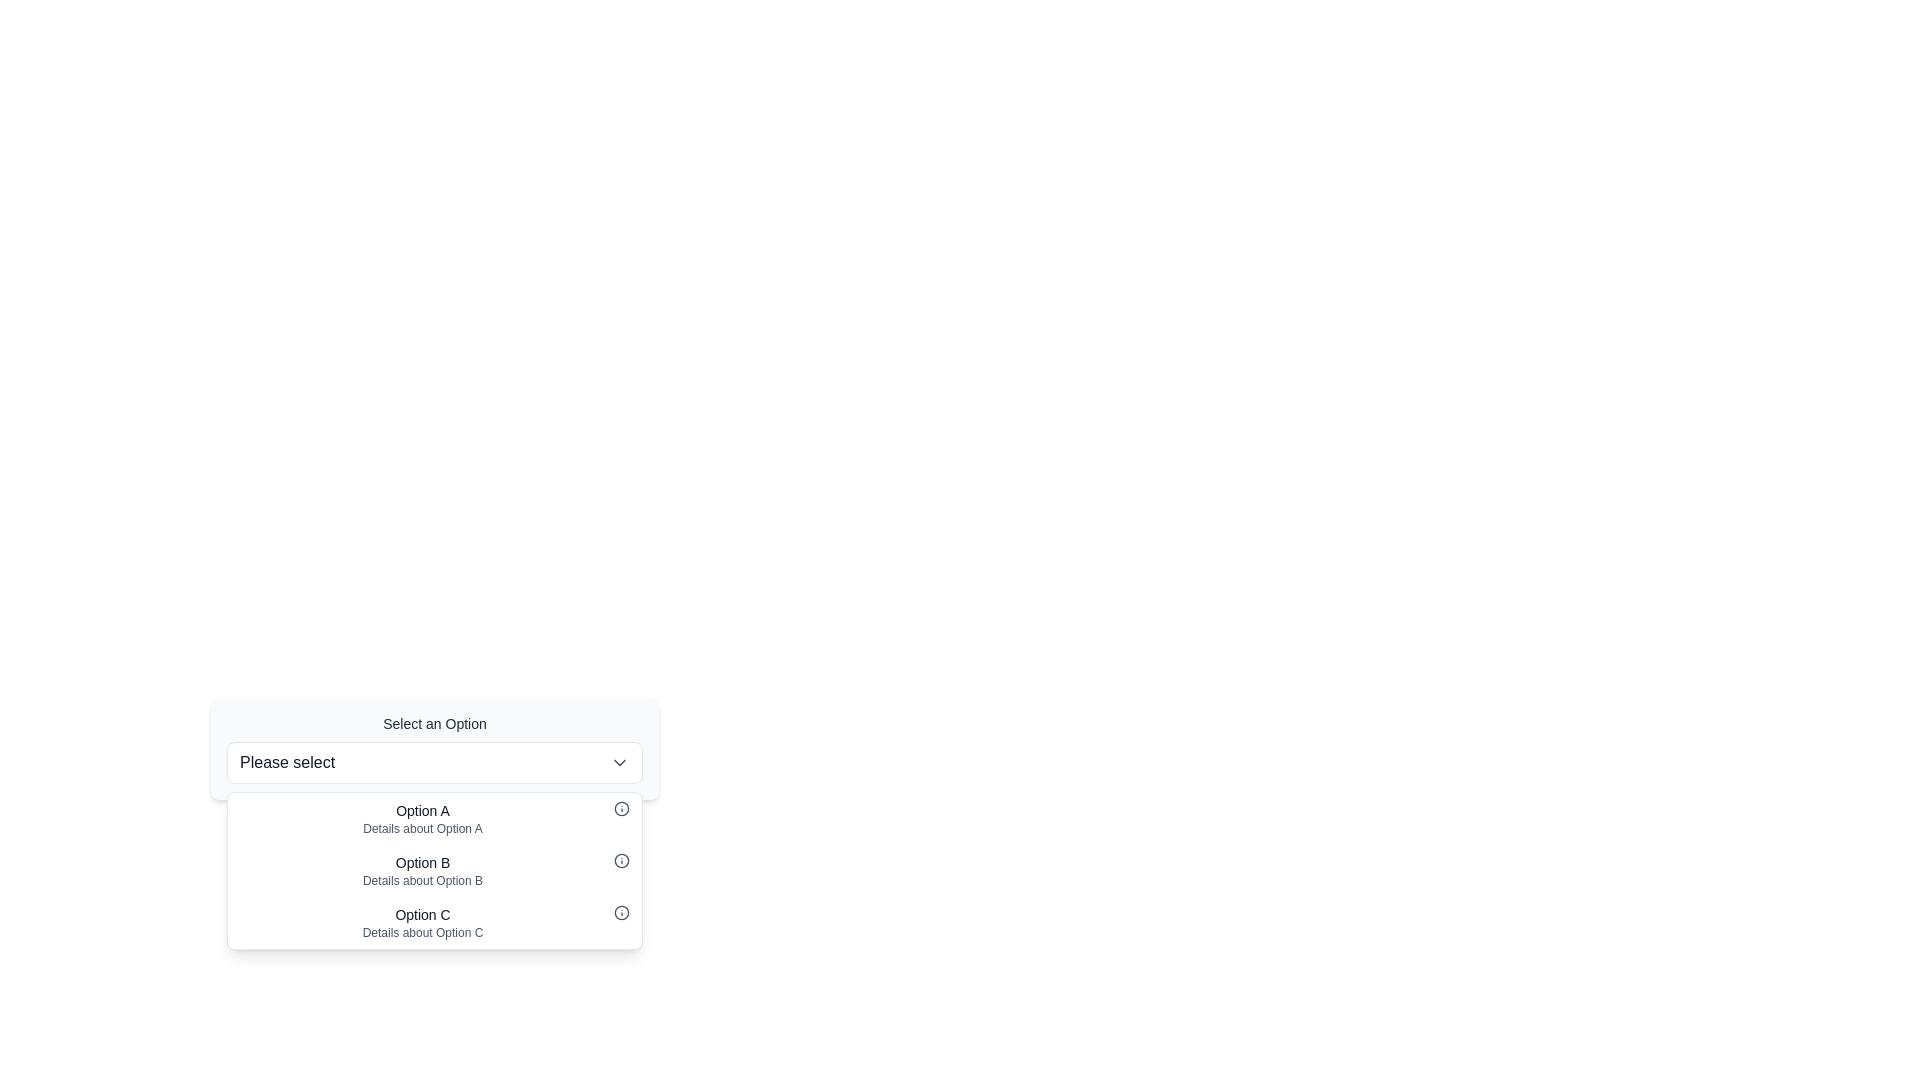  Describe the element at coordinates (621, 913) in the screenshot. I see `the information icon located to the far right of 'Option C' to interact and reveal additional details` at that location.